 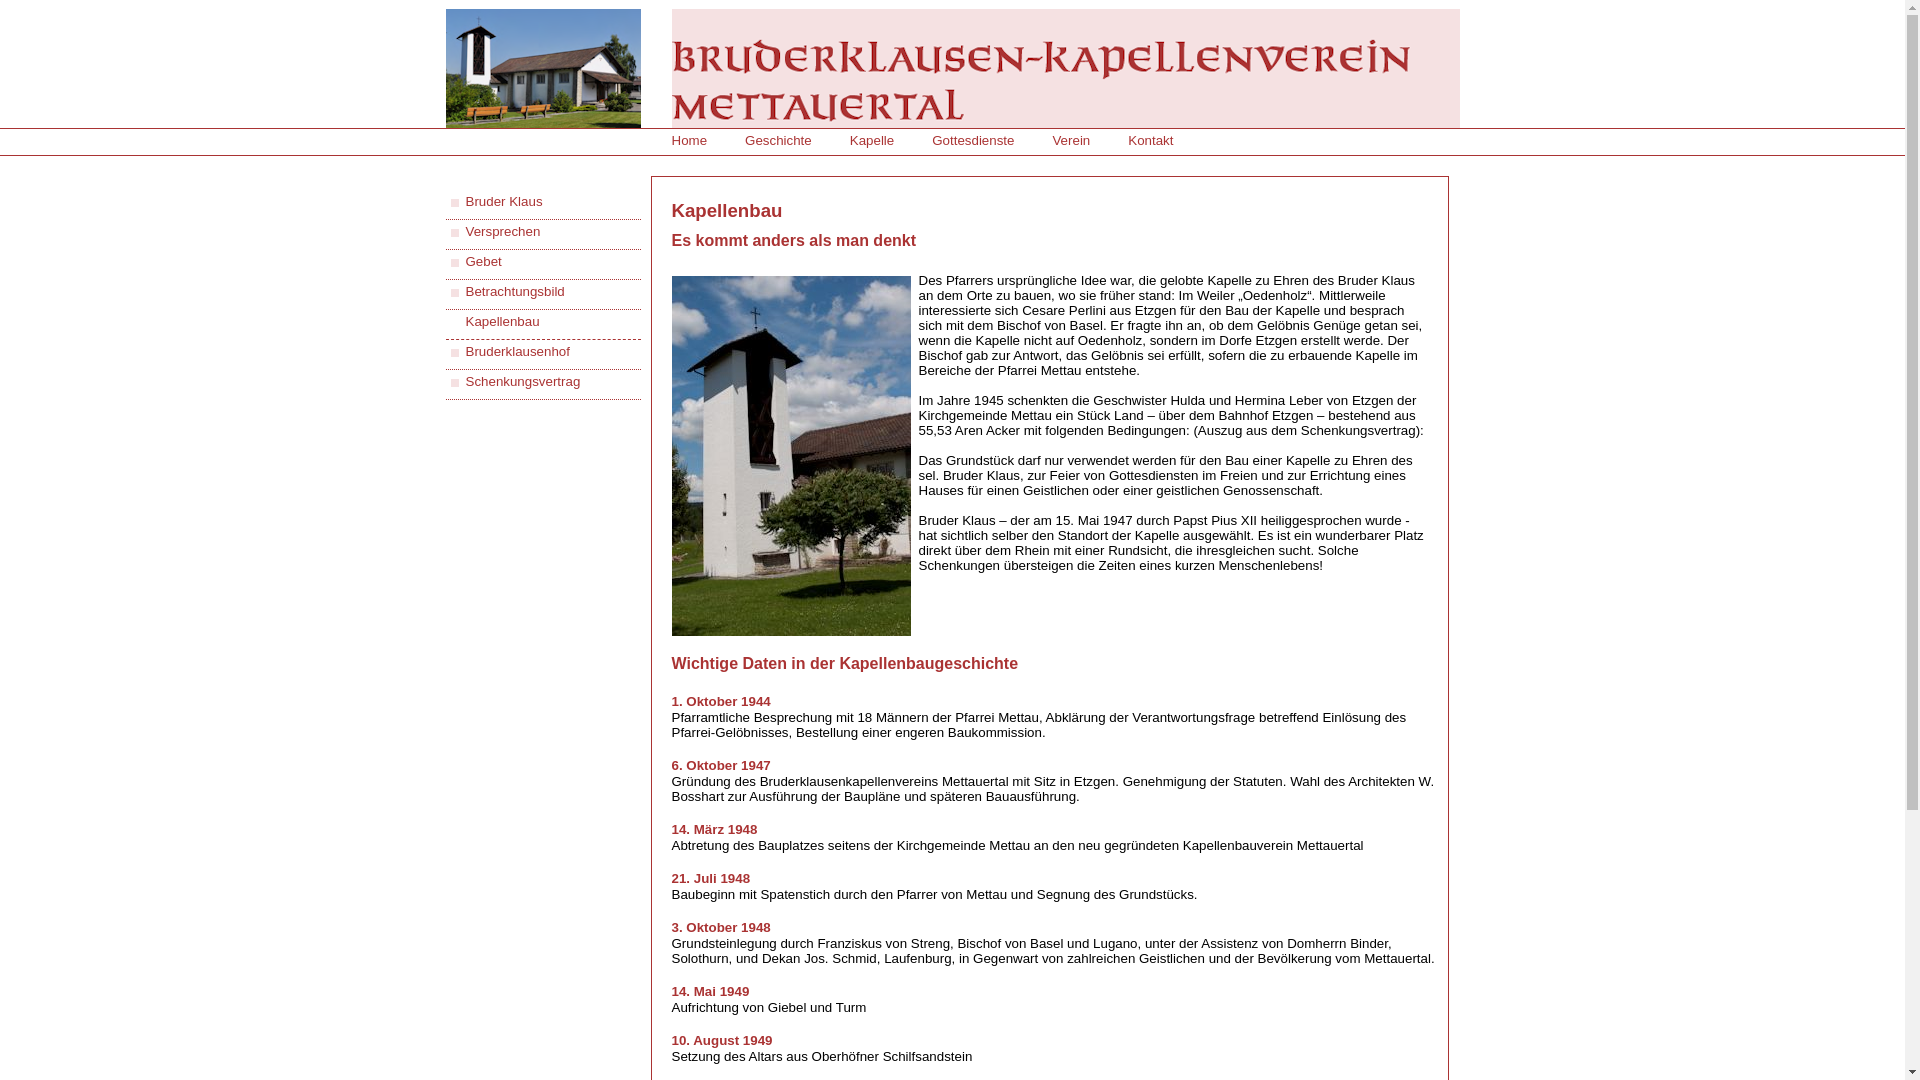 I want to click on 'Gottesdienste', so click(x=973, y=139).